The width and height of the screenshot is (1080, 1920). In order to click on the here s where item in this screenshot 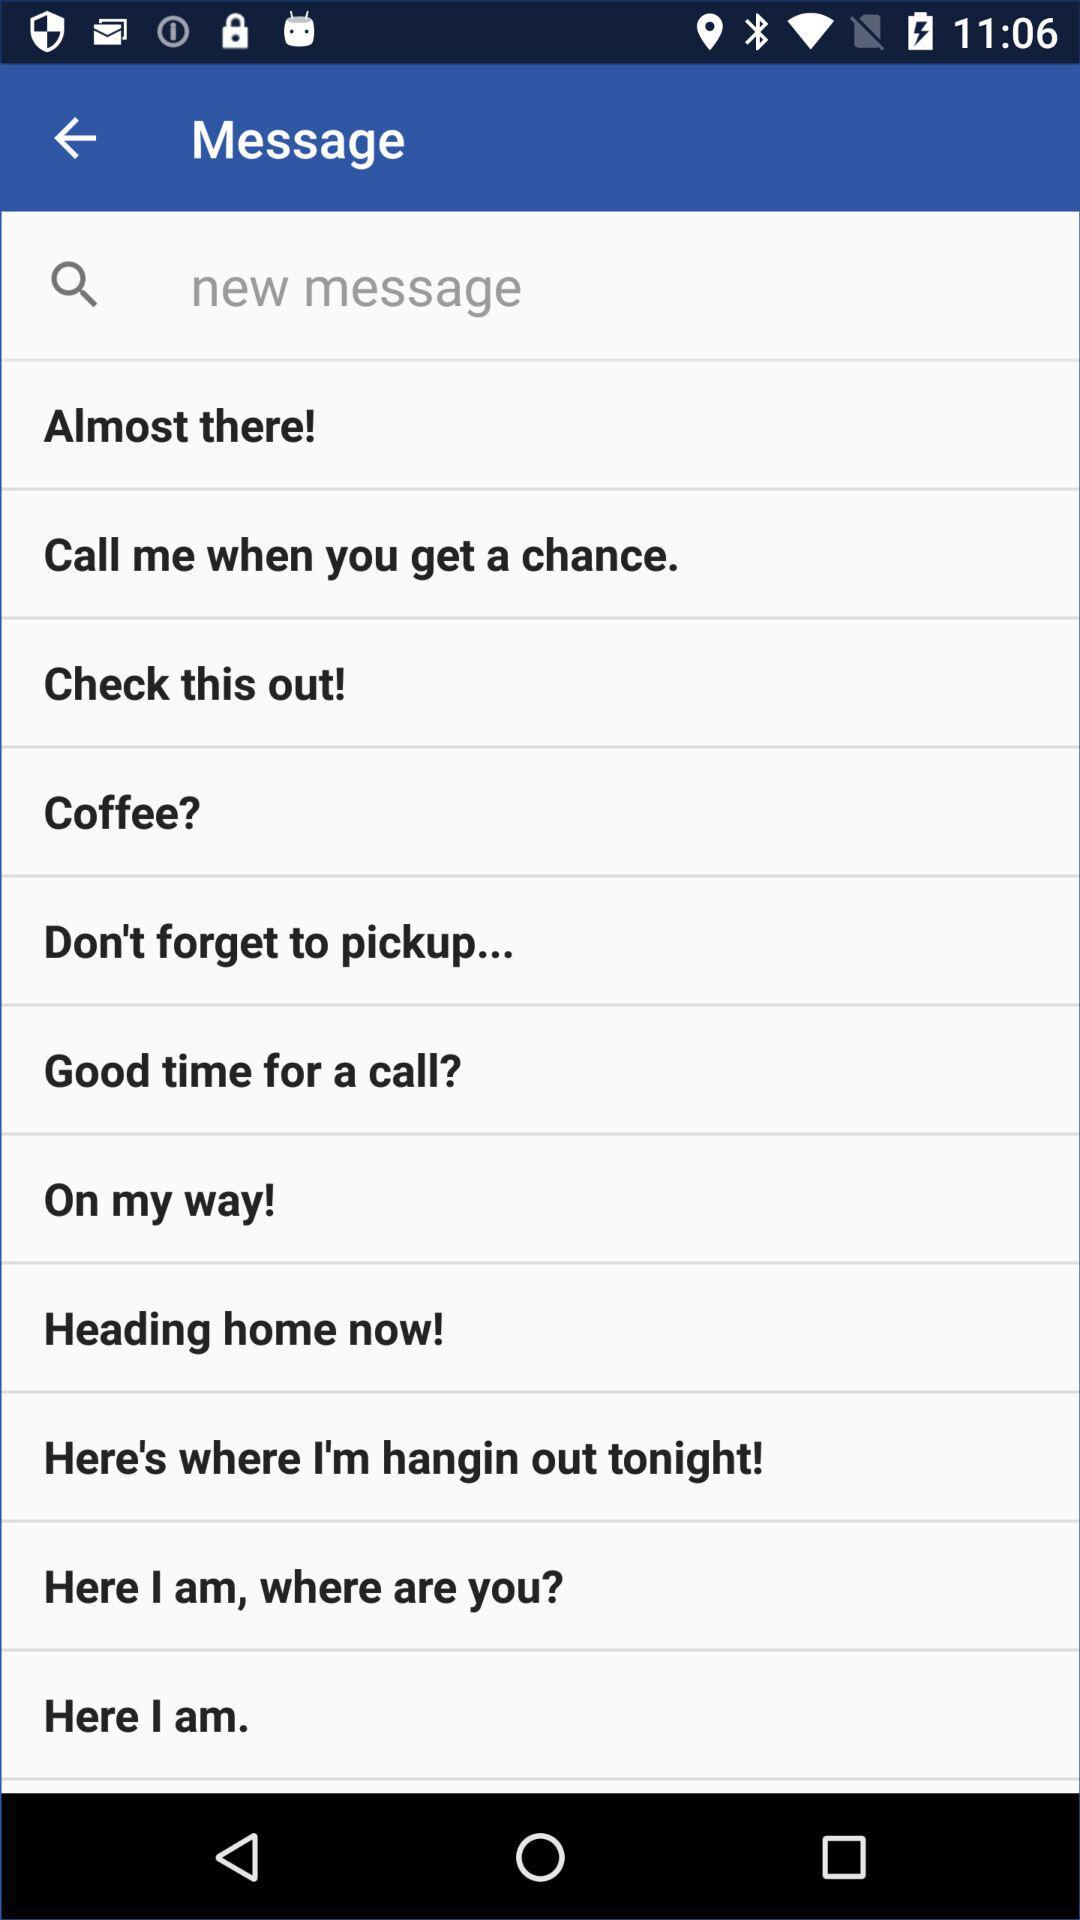, I will do `click(540, 1456)`.